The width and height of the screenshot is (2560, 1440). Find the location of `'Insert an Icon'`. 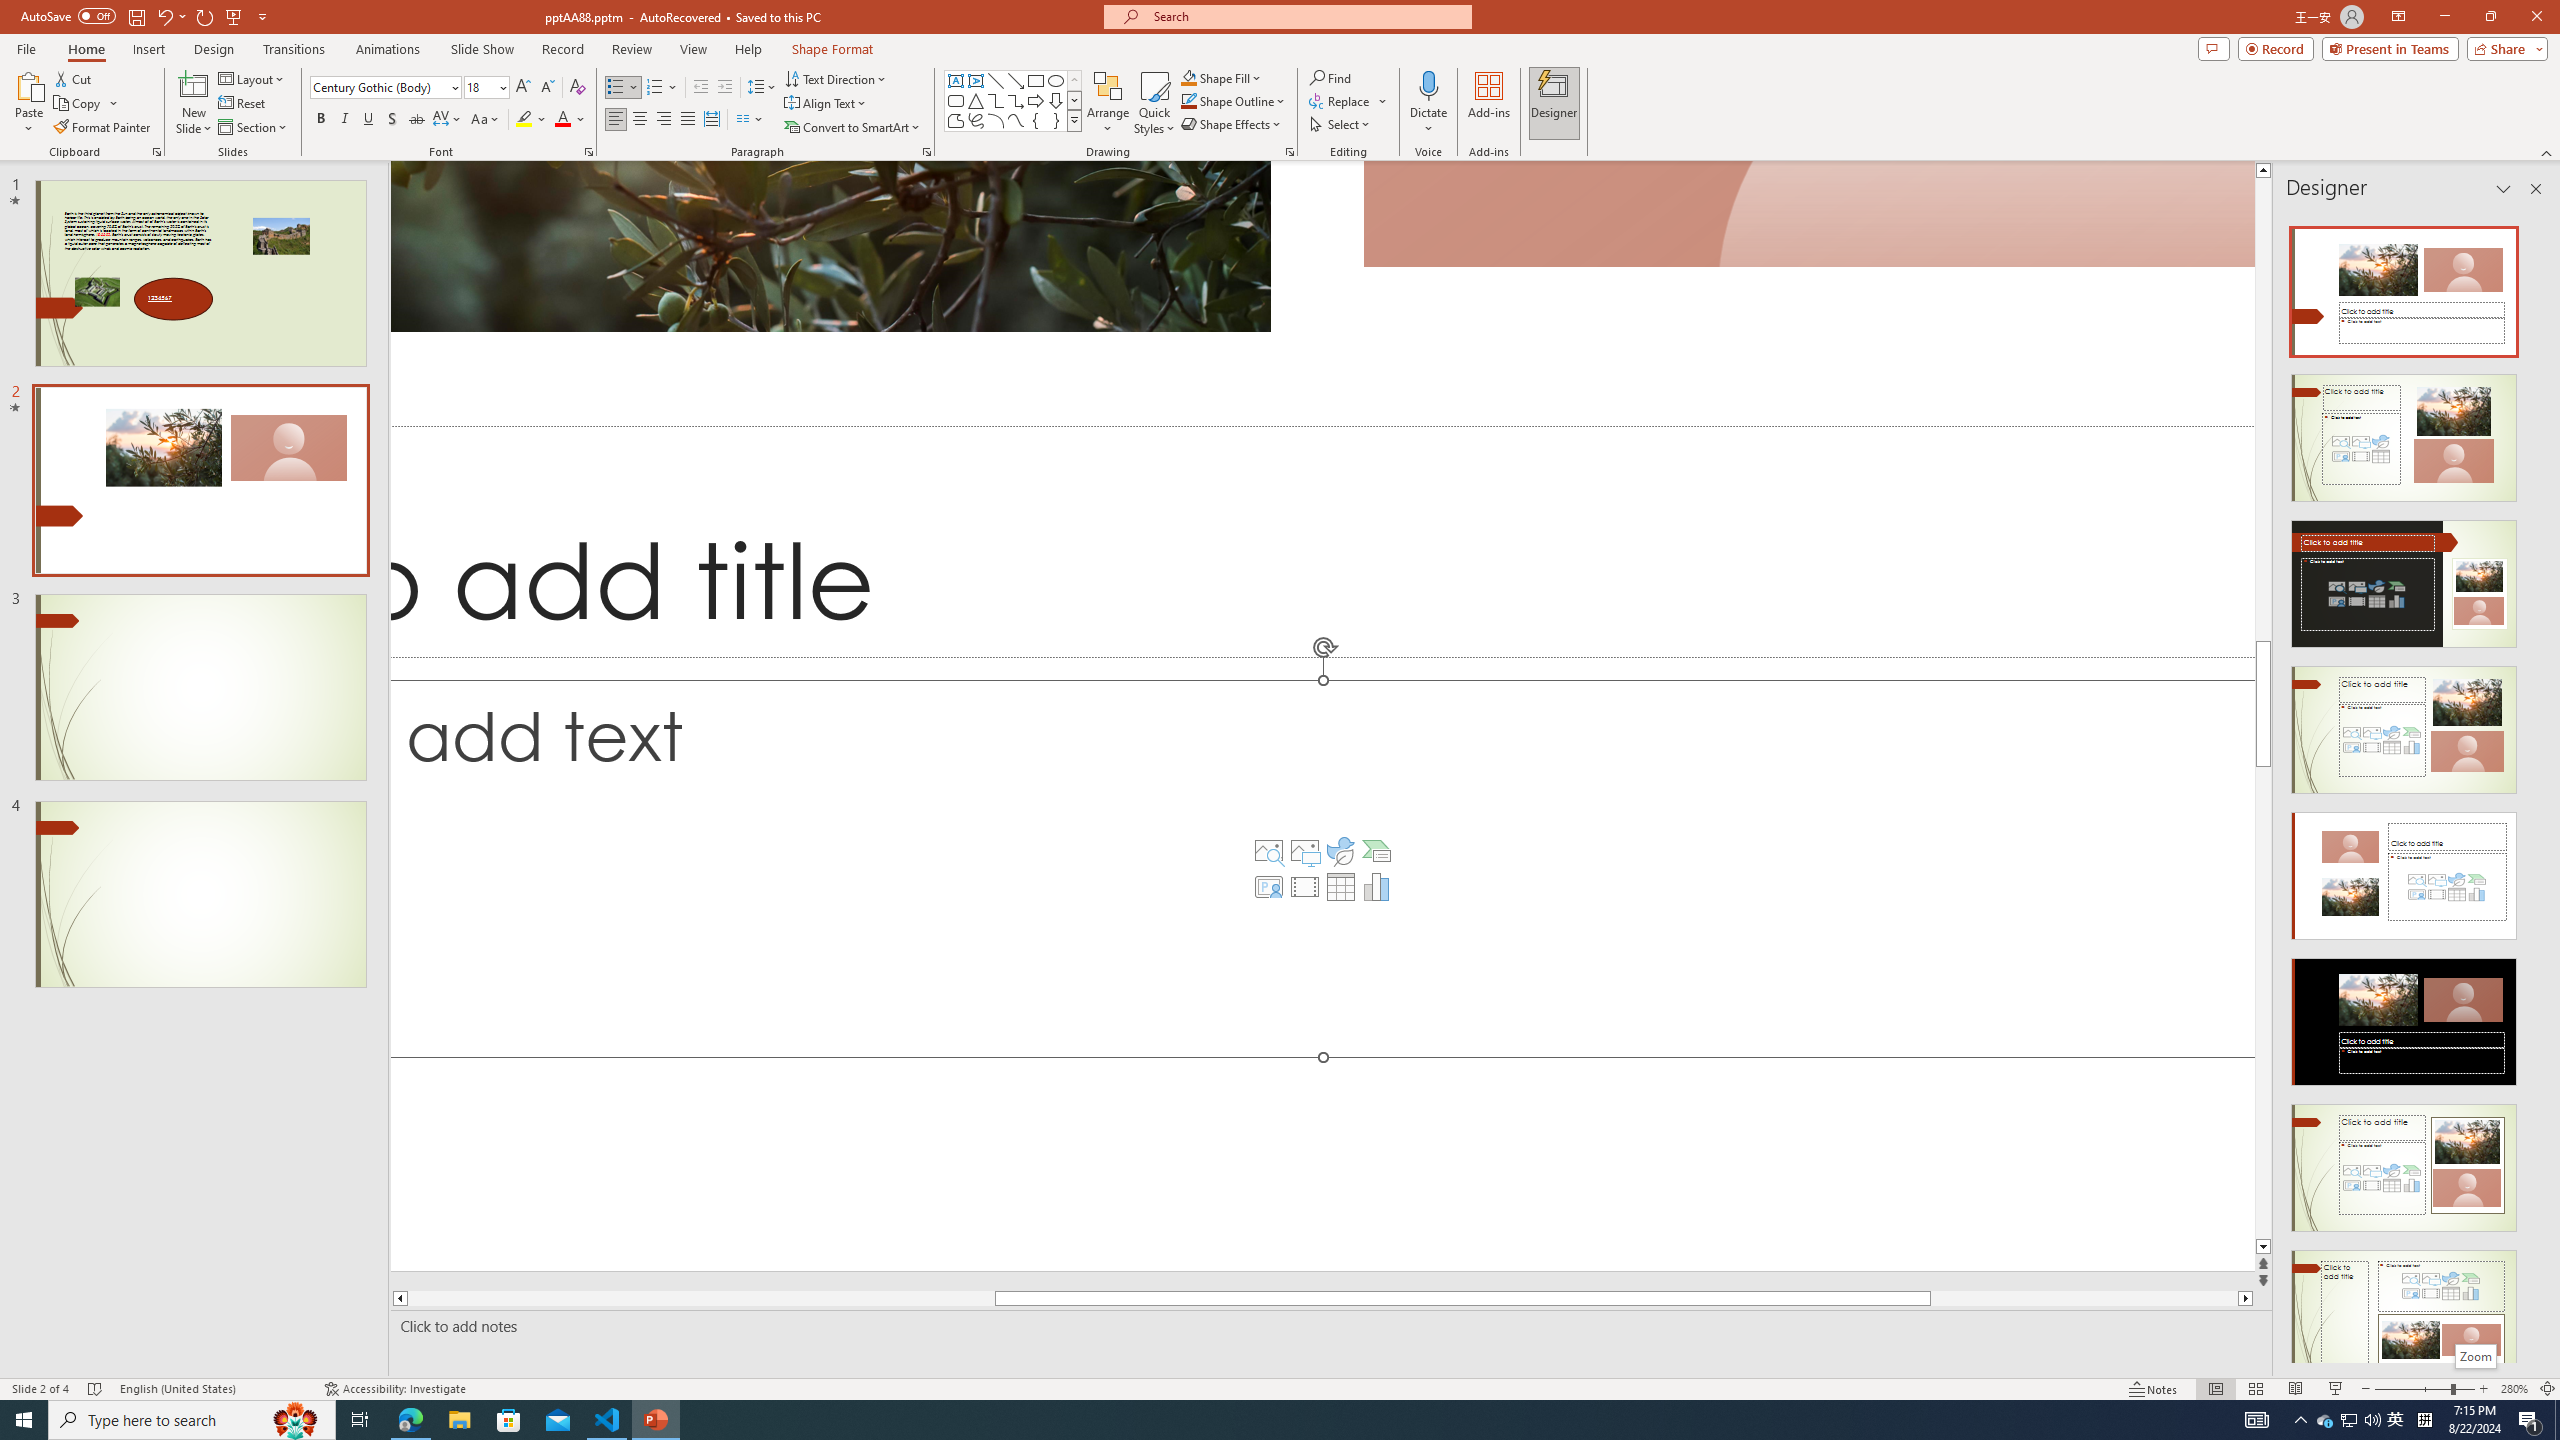

'Insert an Icon' is located at coordinates (1341, 850).